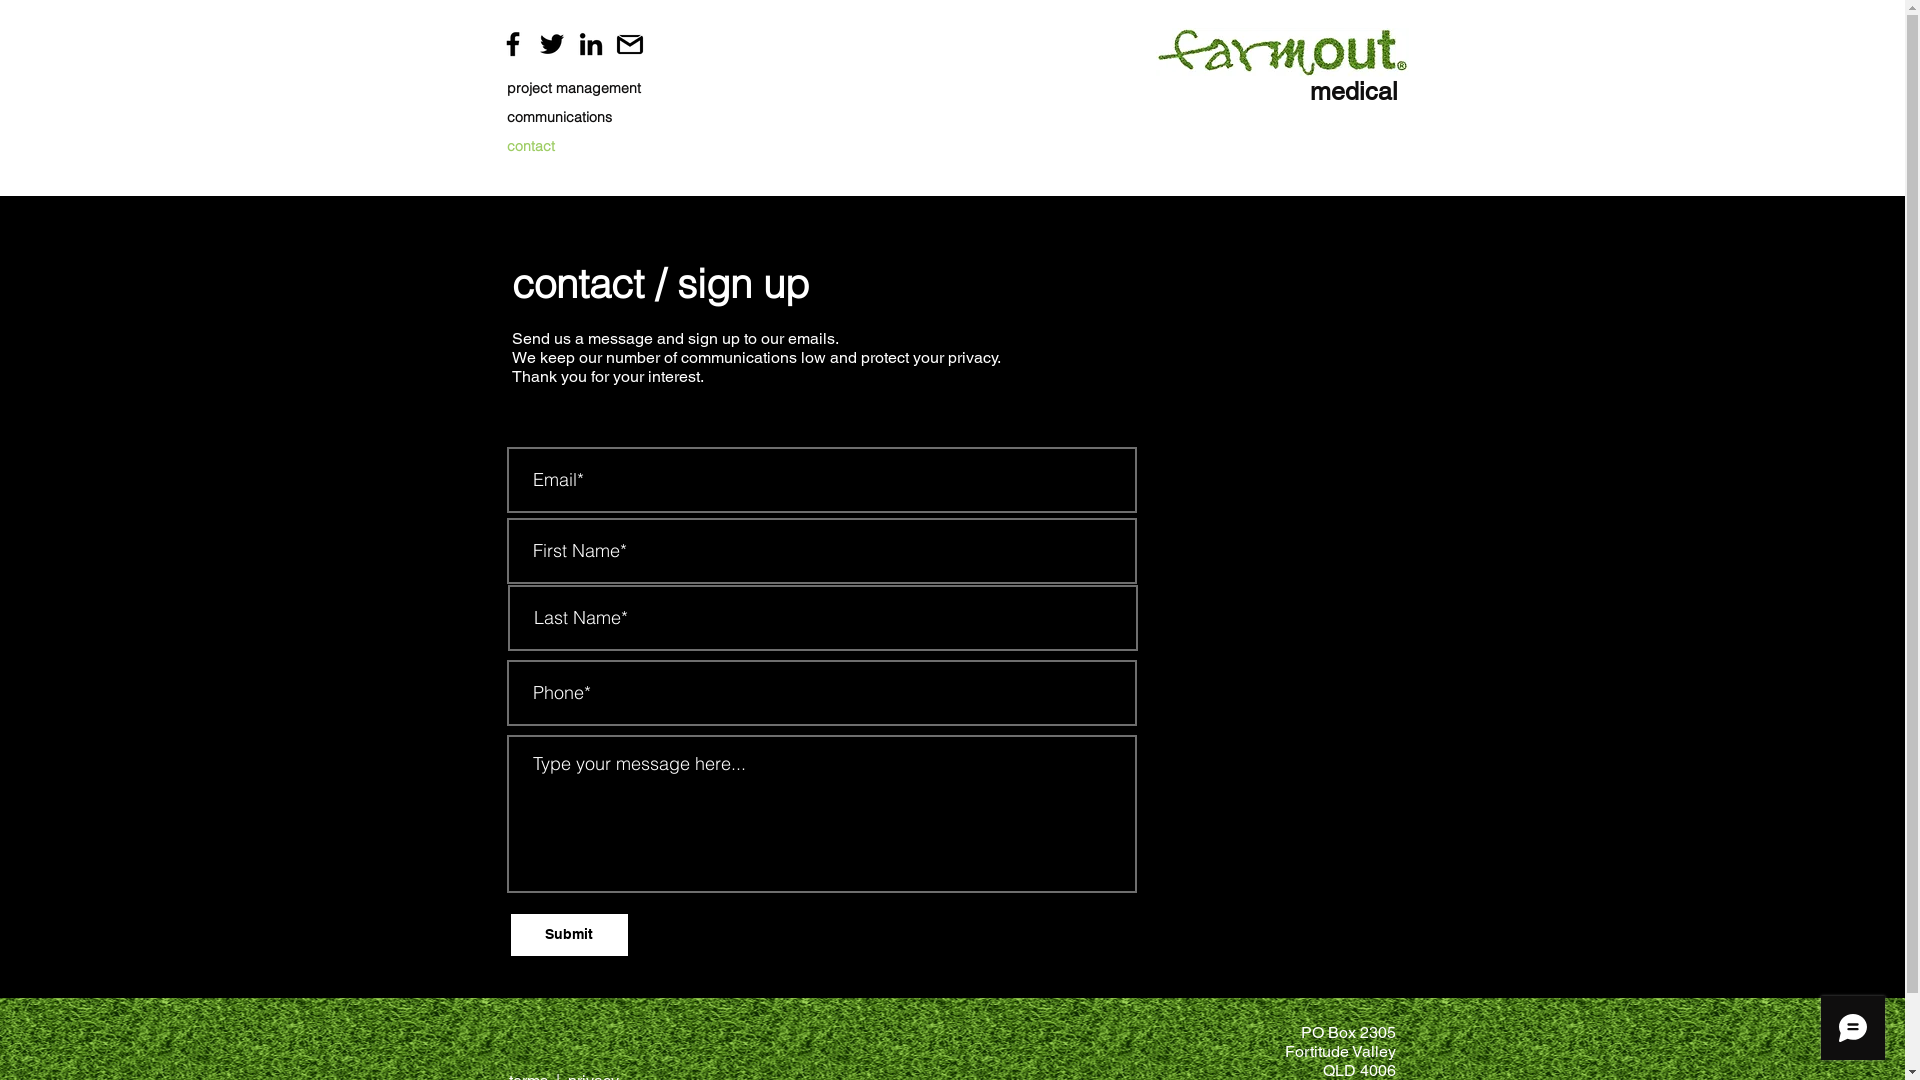 This screenshot has height=1080, width=1920. What do you see at coordinates (579, 117) in the screenshot?
I see `'communications'` at bounding box center [579, 117].